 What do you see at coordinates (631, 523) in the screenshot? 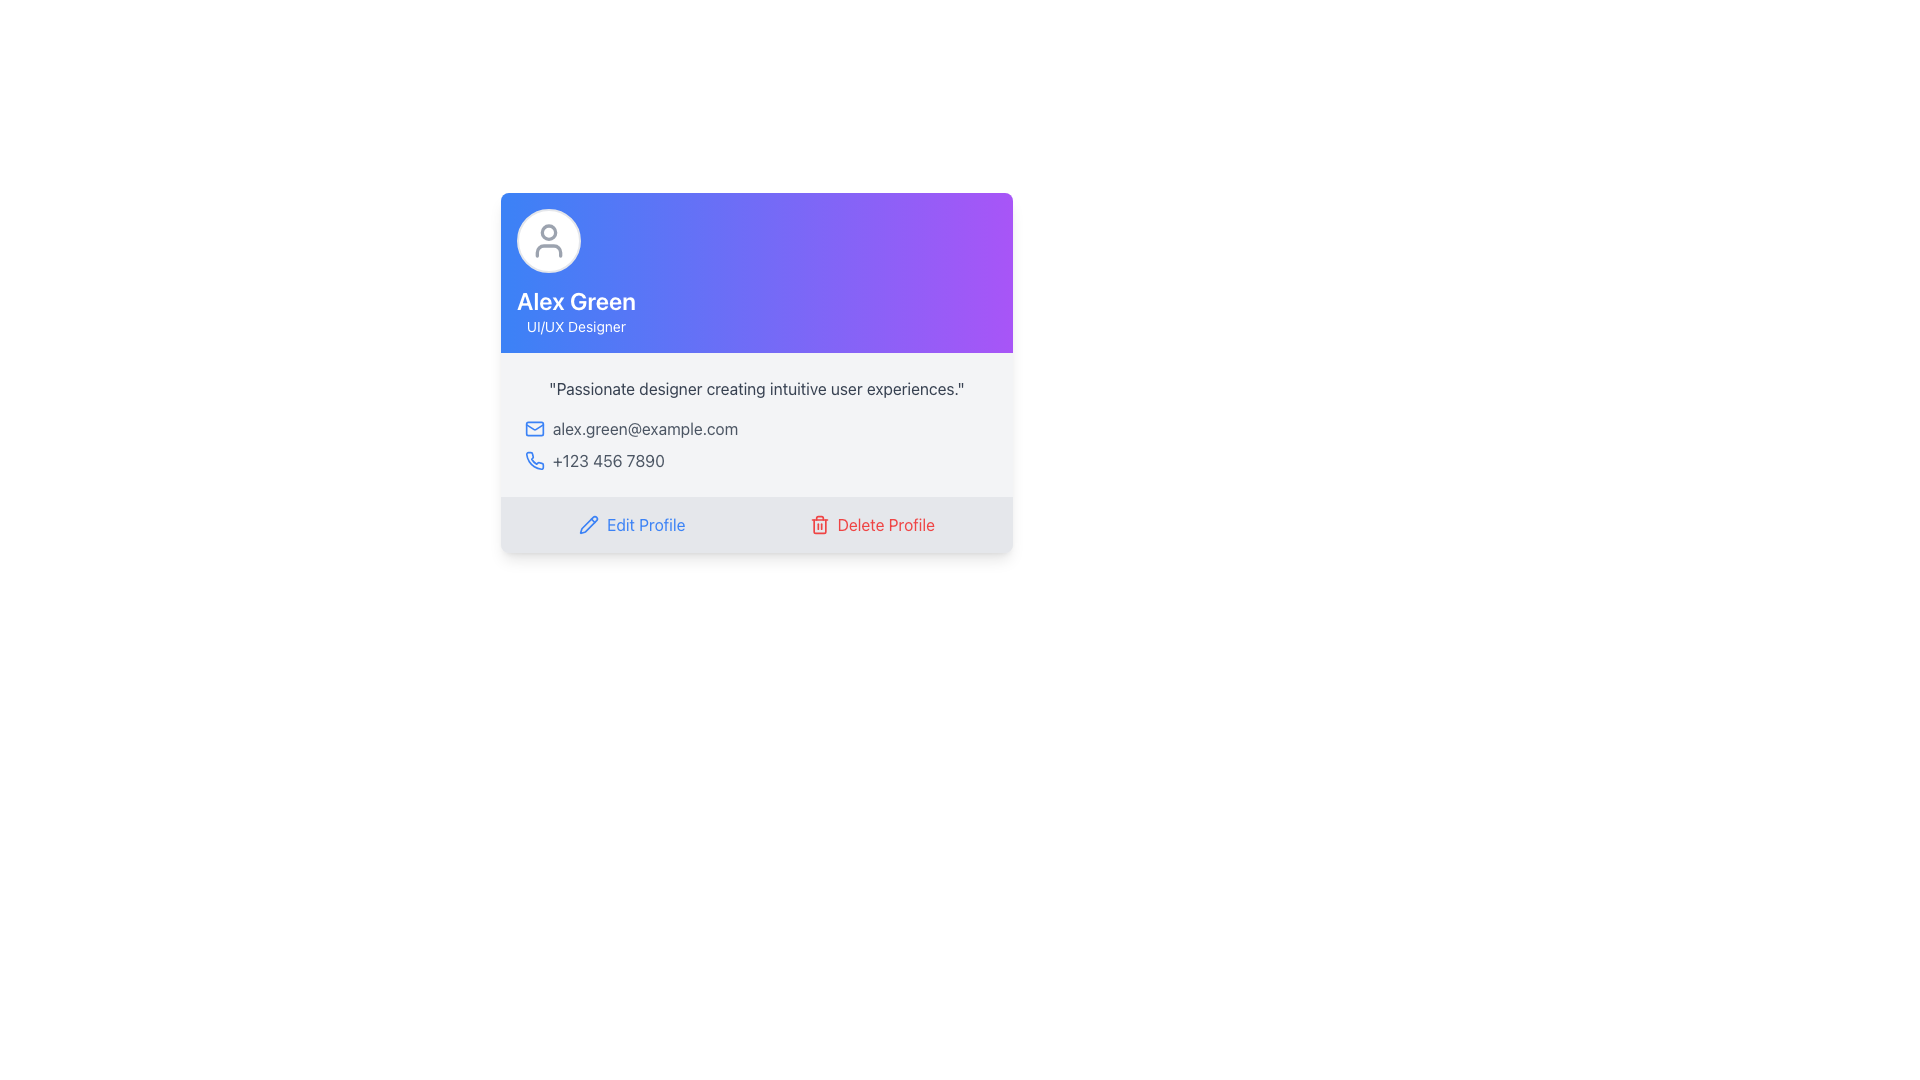
I see `the 'Edit Profile' button, which features a pencil icon and blue text, located at the bottom of the profile card` at bounding box center [631, 523].